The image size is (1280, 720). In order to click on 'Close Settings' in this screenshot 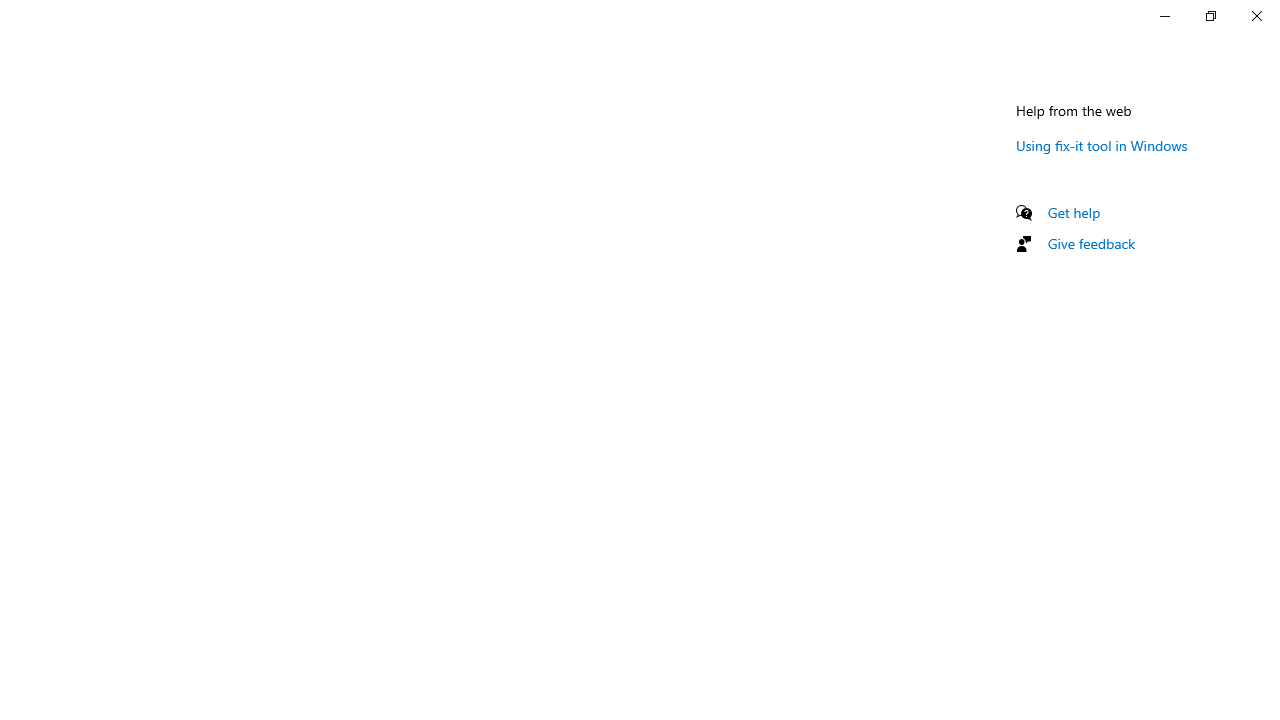, I will do `click(1255, 15)`.